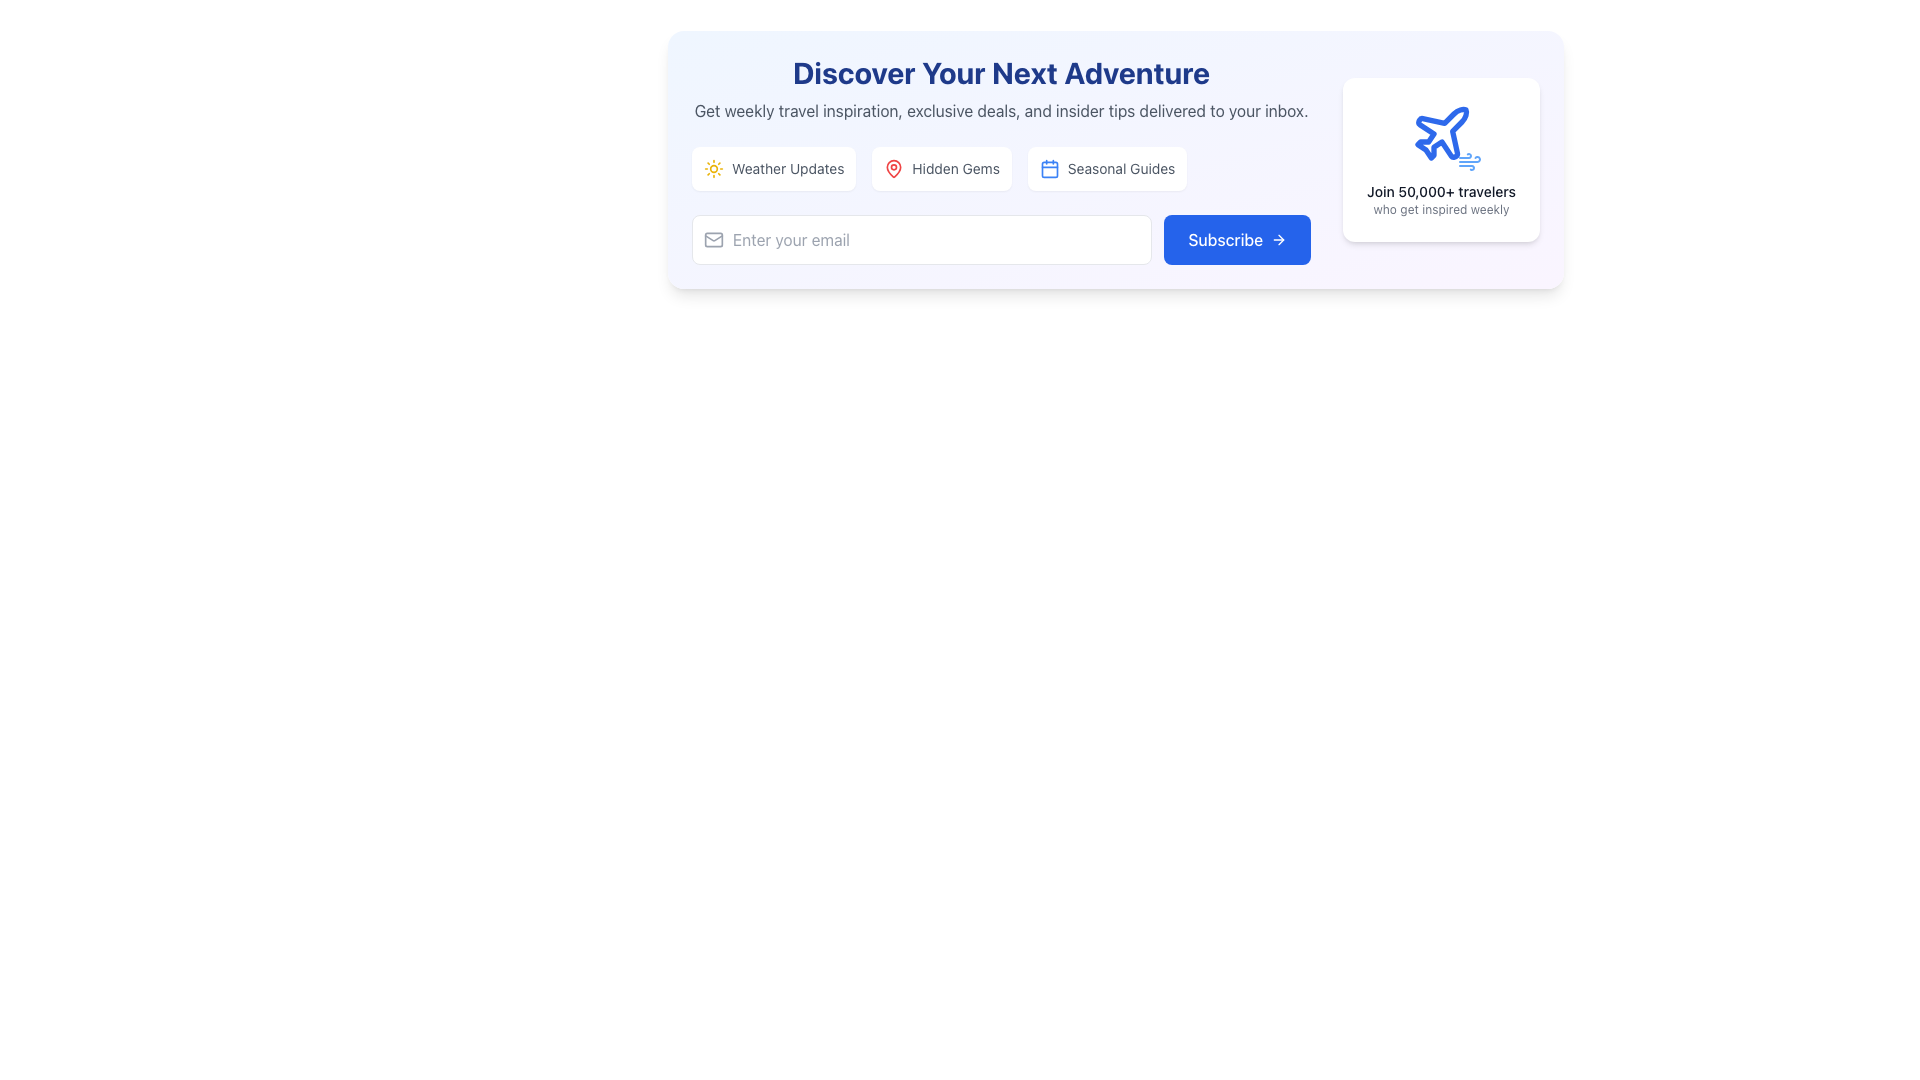  Describe the element at coordinates (1469, 161) in the screenshot. I see `the decorative icon located in the bottom right corner of the section containing the plane icon and the text 'Join 50,000+ travelers who get inspired weekly'` at that location.